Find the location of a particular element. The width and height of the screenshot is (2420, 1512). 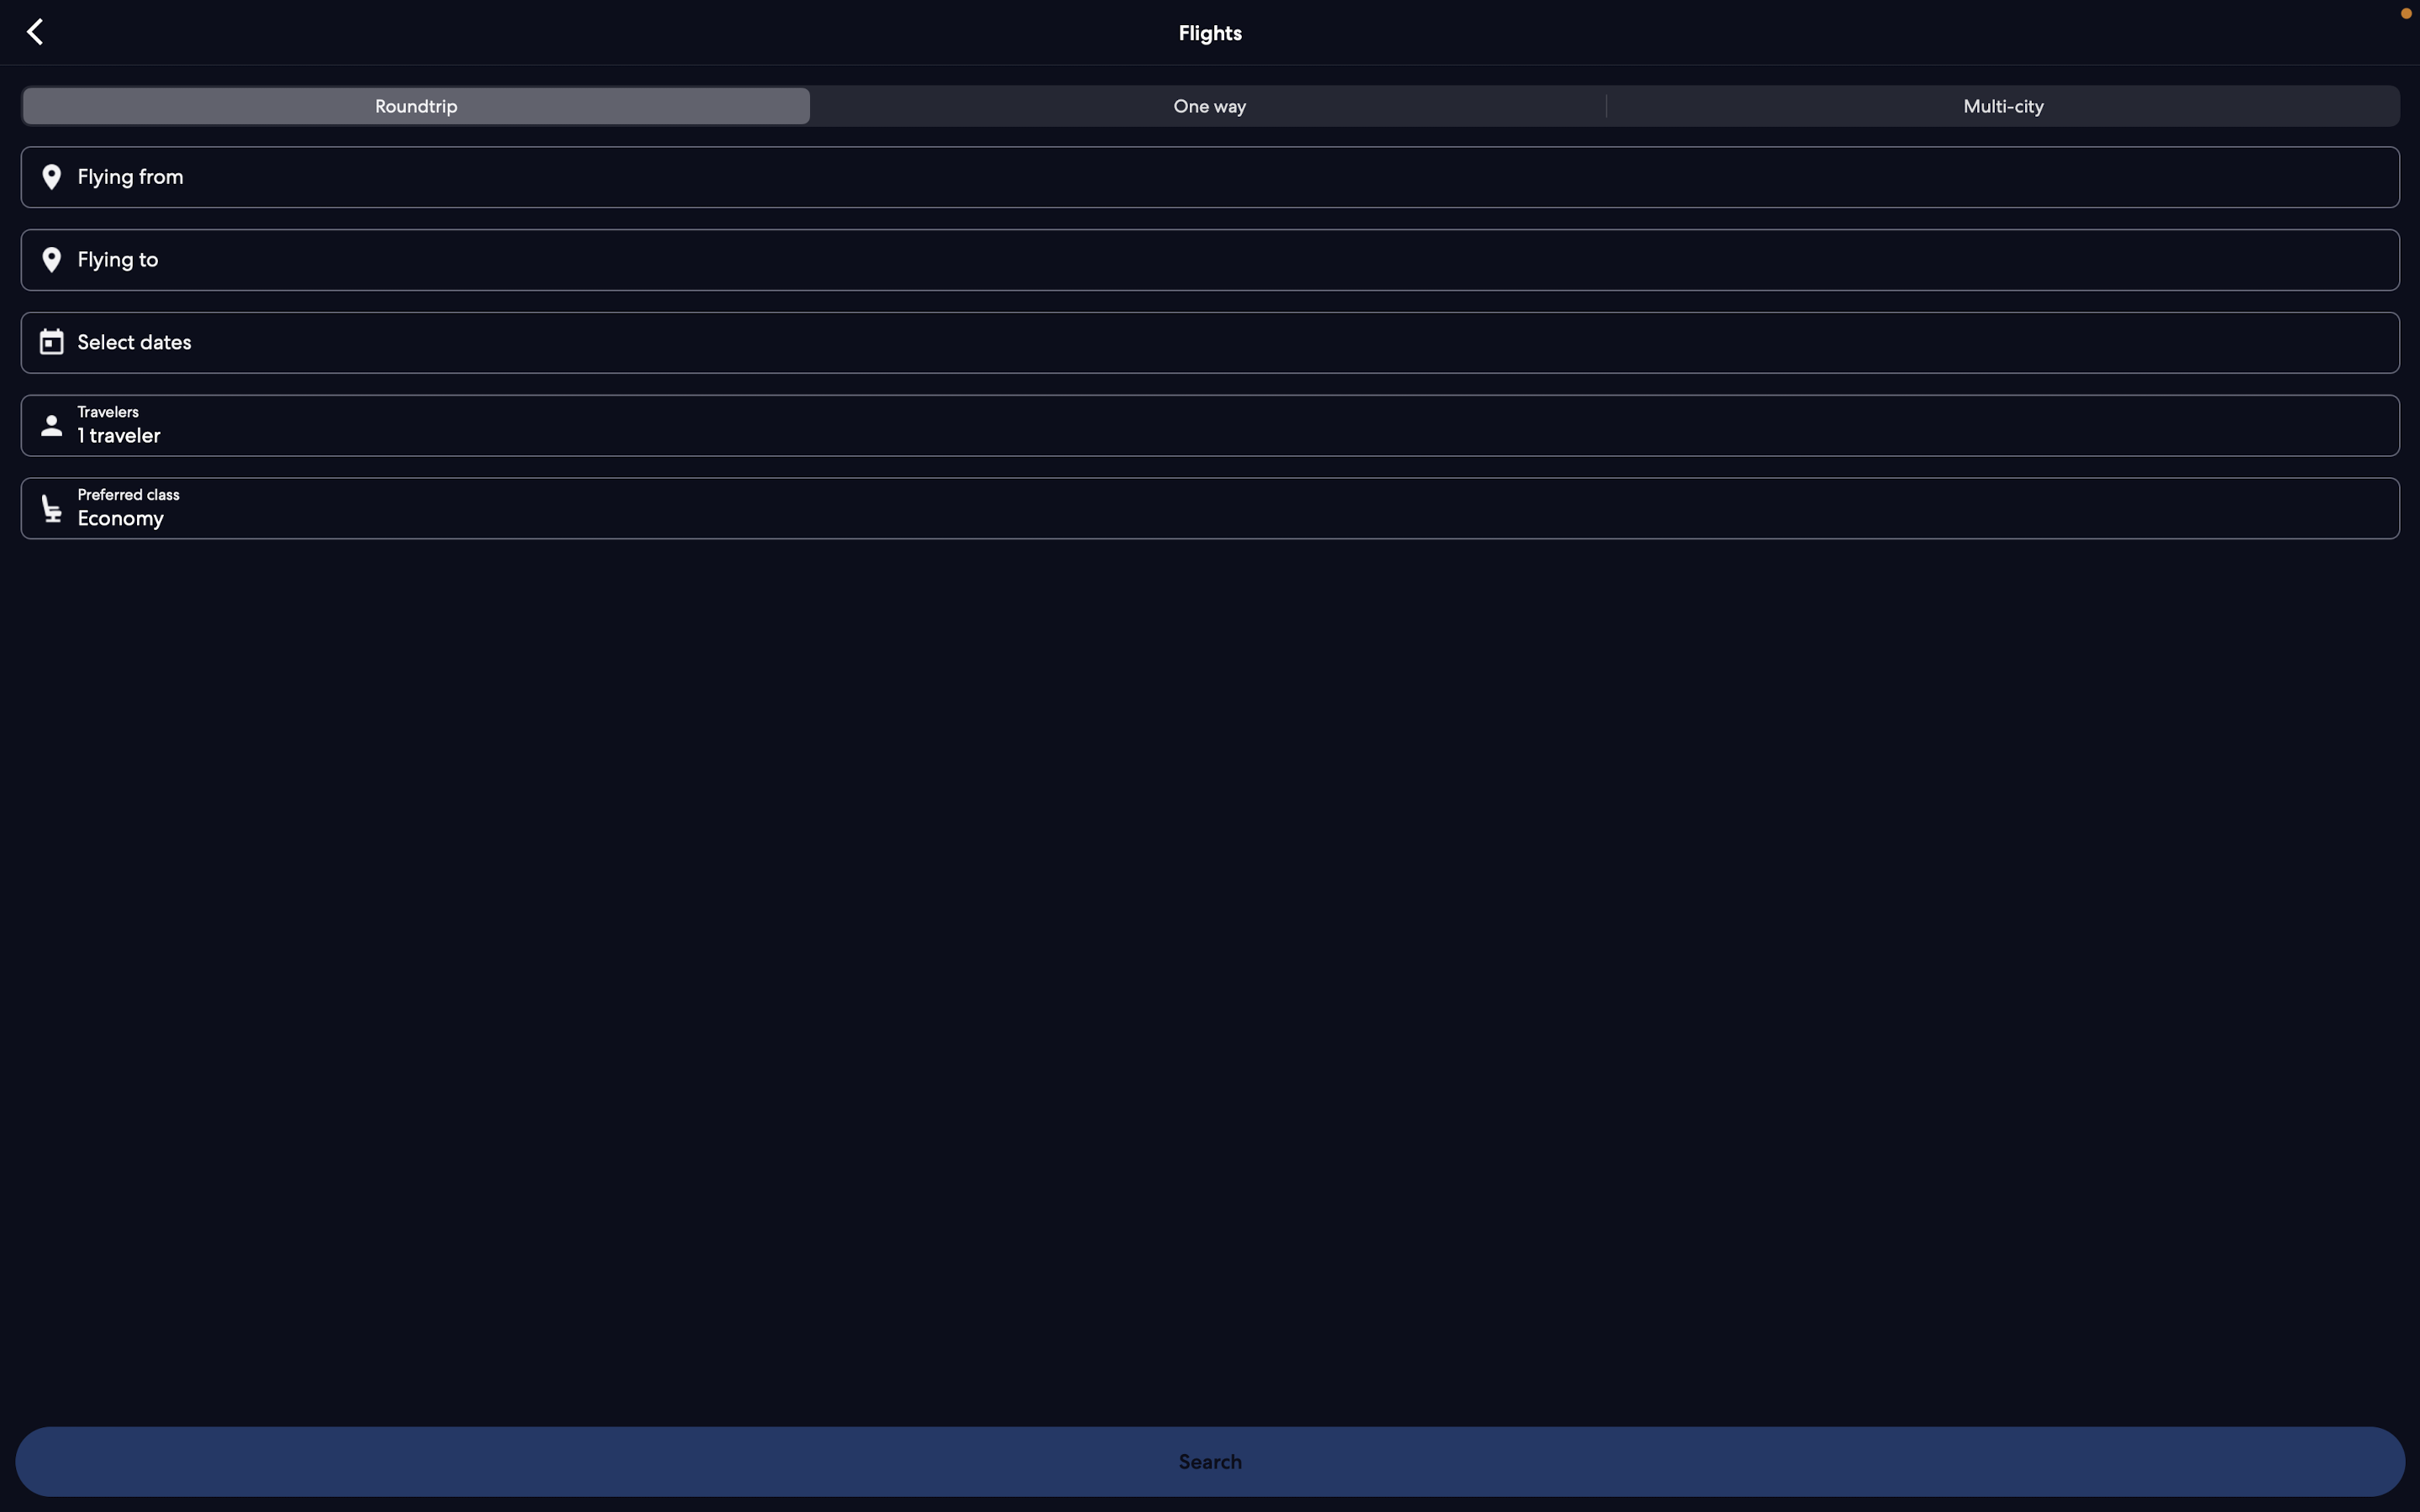

tab for multi-city flights is located at coordinates (1997, 109).